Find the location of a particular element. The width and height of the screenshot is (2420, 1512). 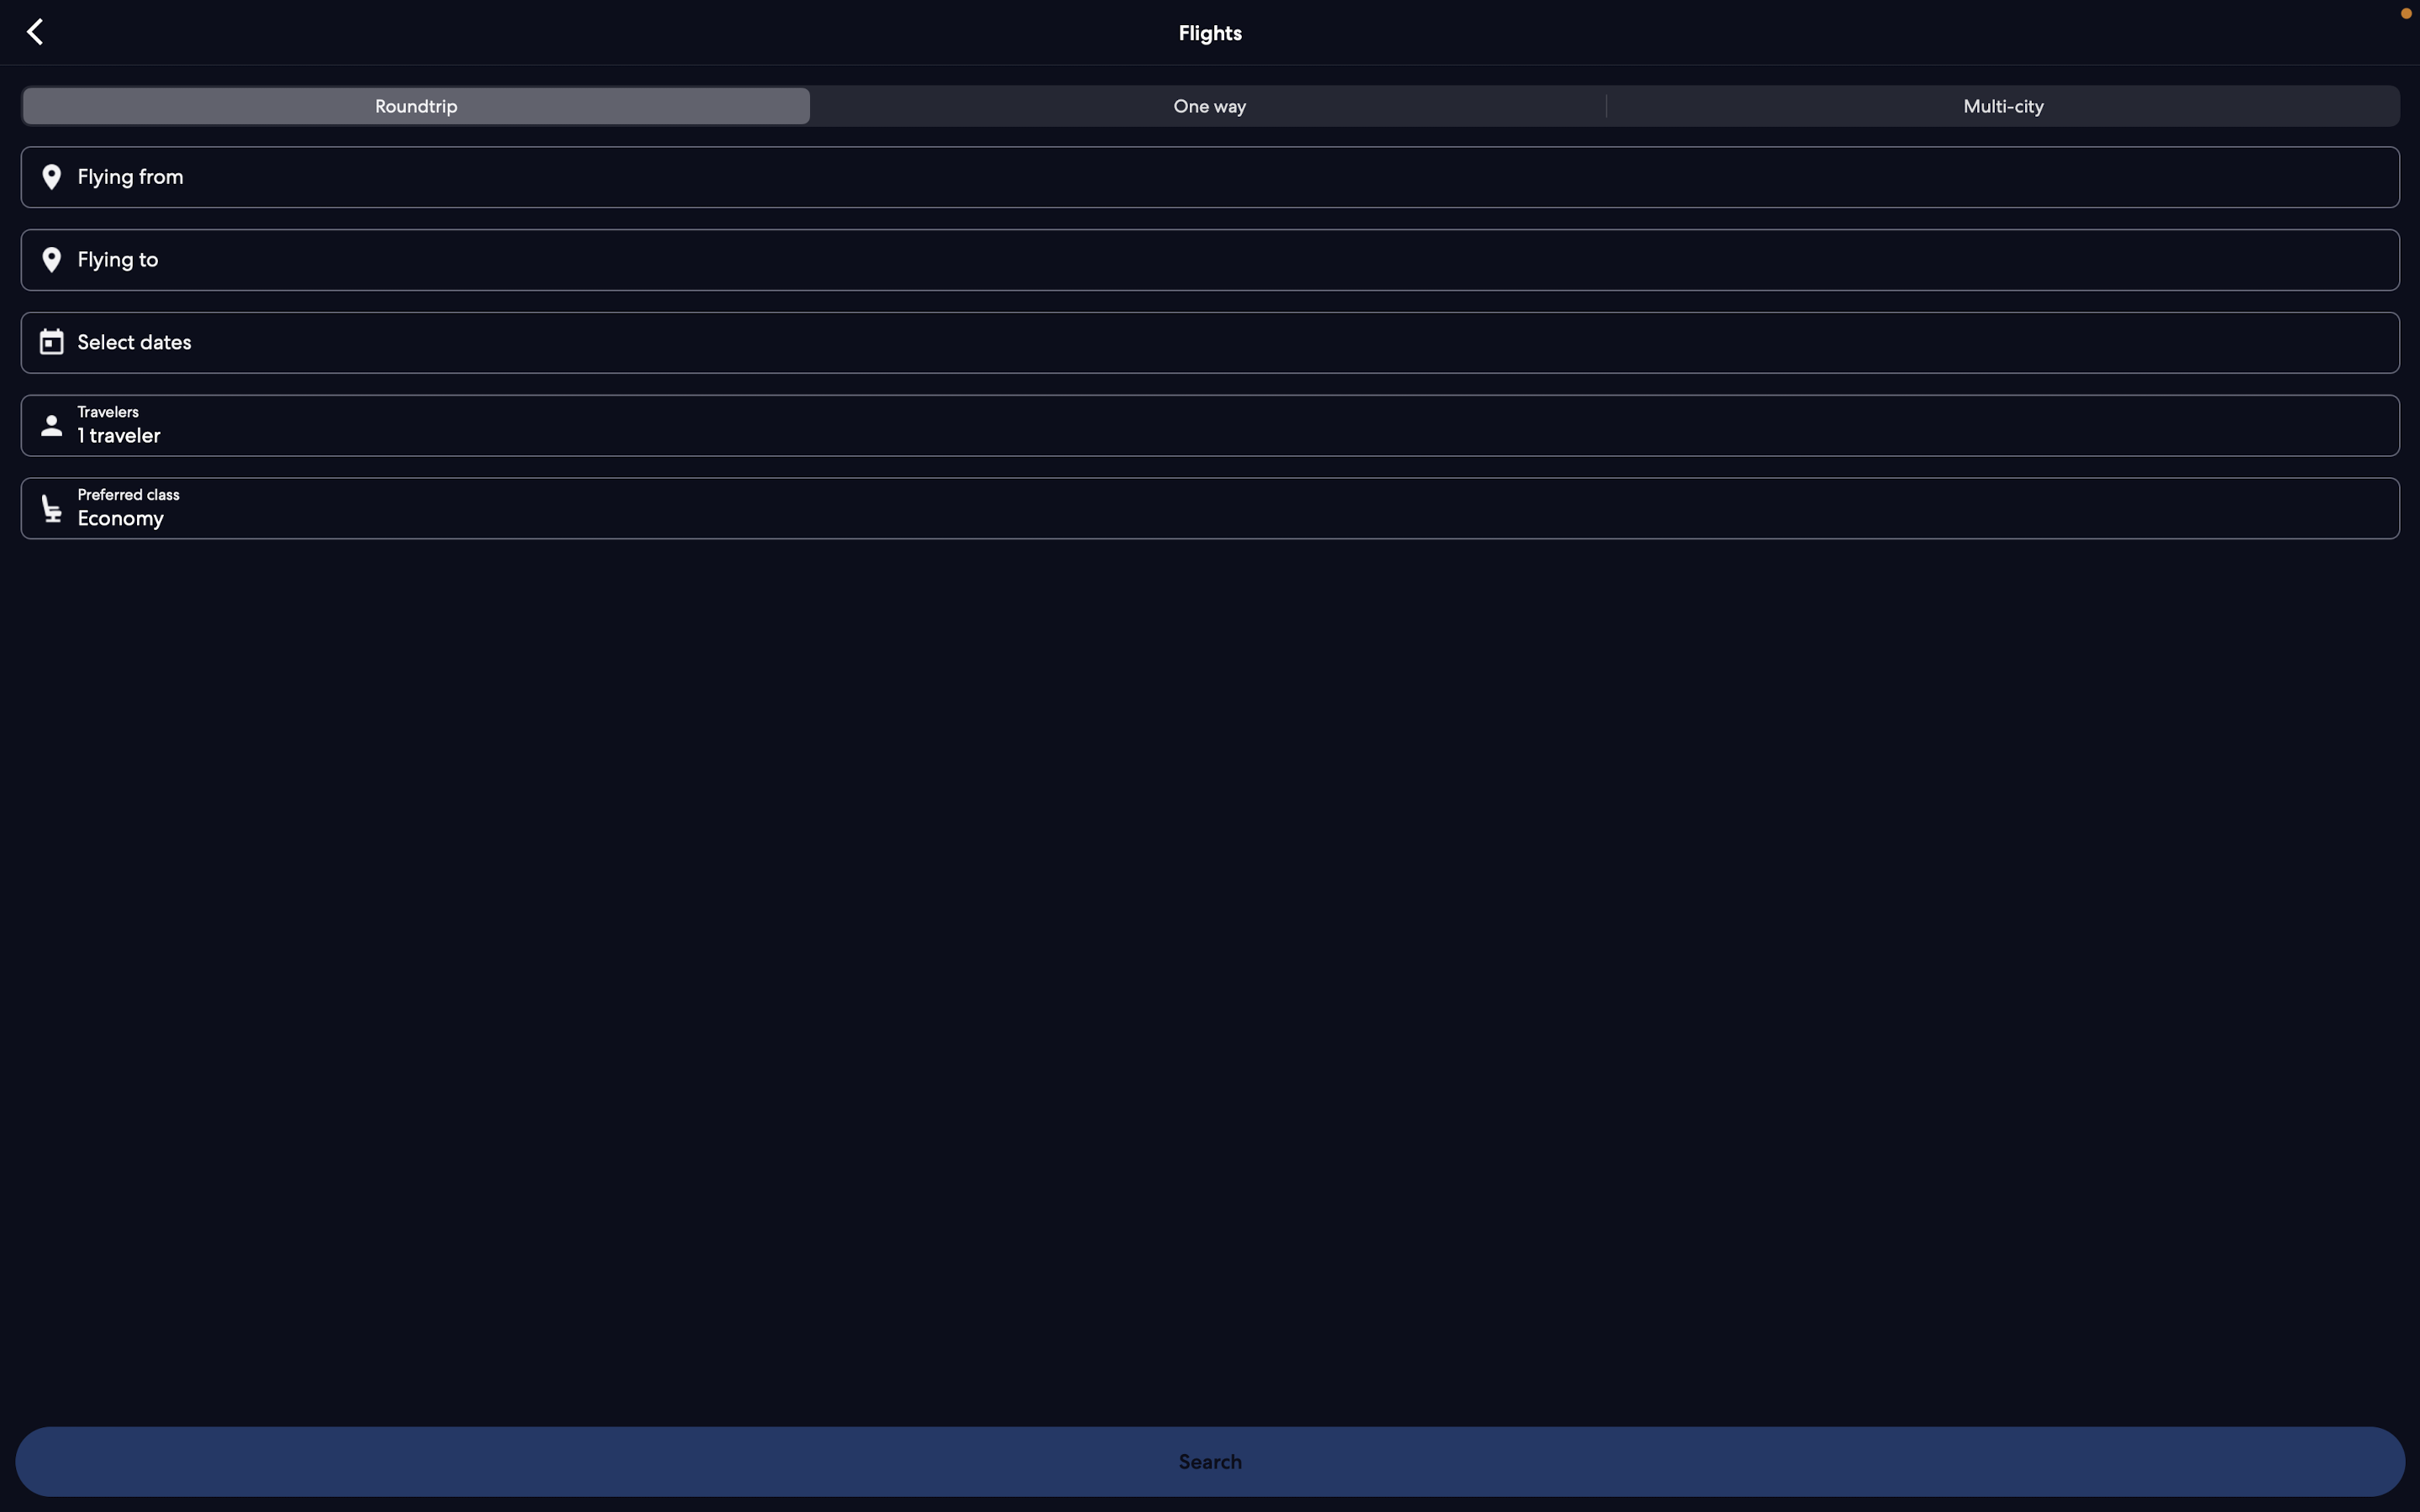

tab for multi-city flights is located at coordinates (1997, 109).